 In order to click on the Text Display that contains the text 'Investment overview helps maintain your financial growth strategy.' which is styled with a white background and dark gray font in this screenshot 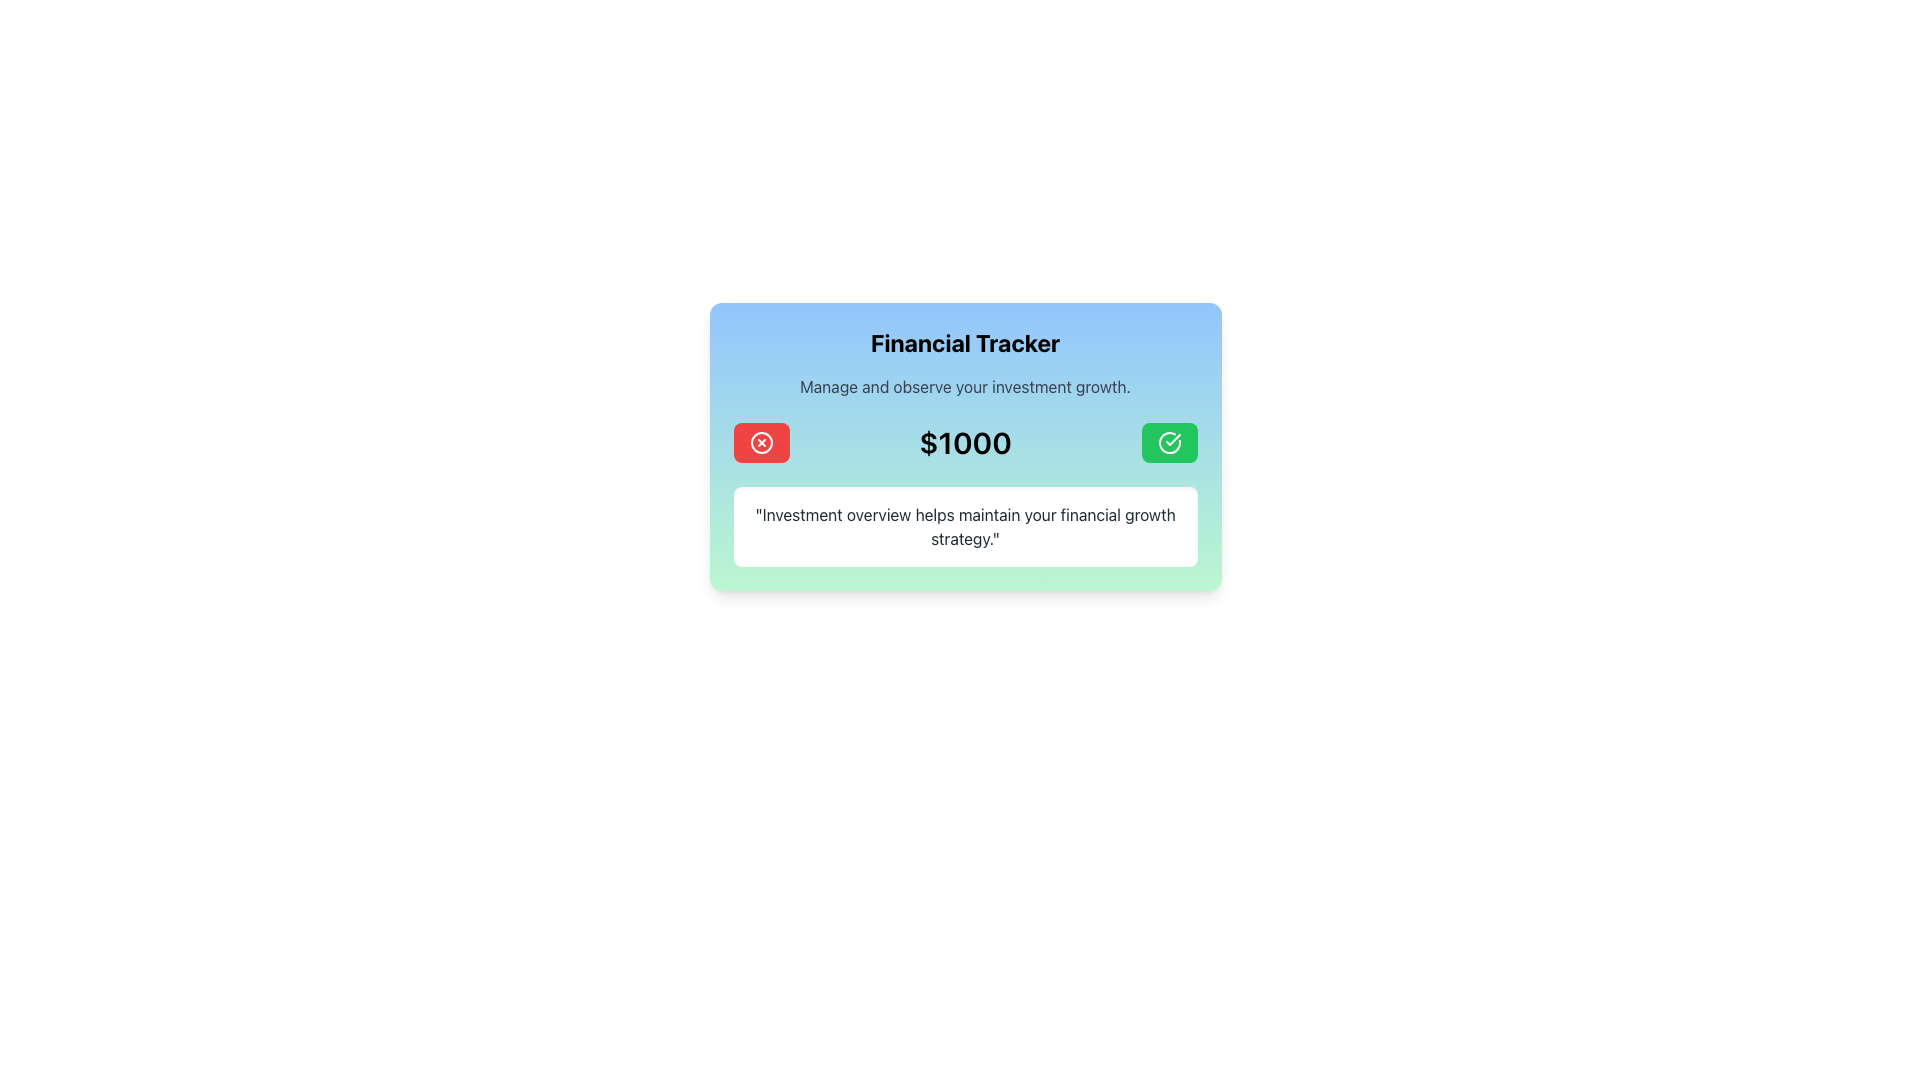, I will do `click(965, 526)`.